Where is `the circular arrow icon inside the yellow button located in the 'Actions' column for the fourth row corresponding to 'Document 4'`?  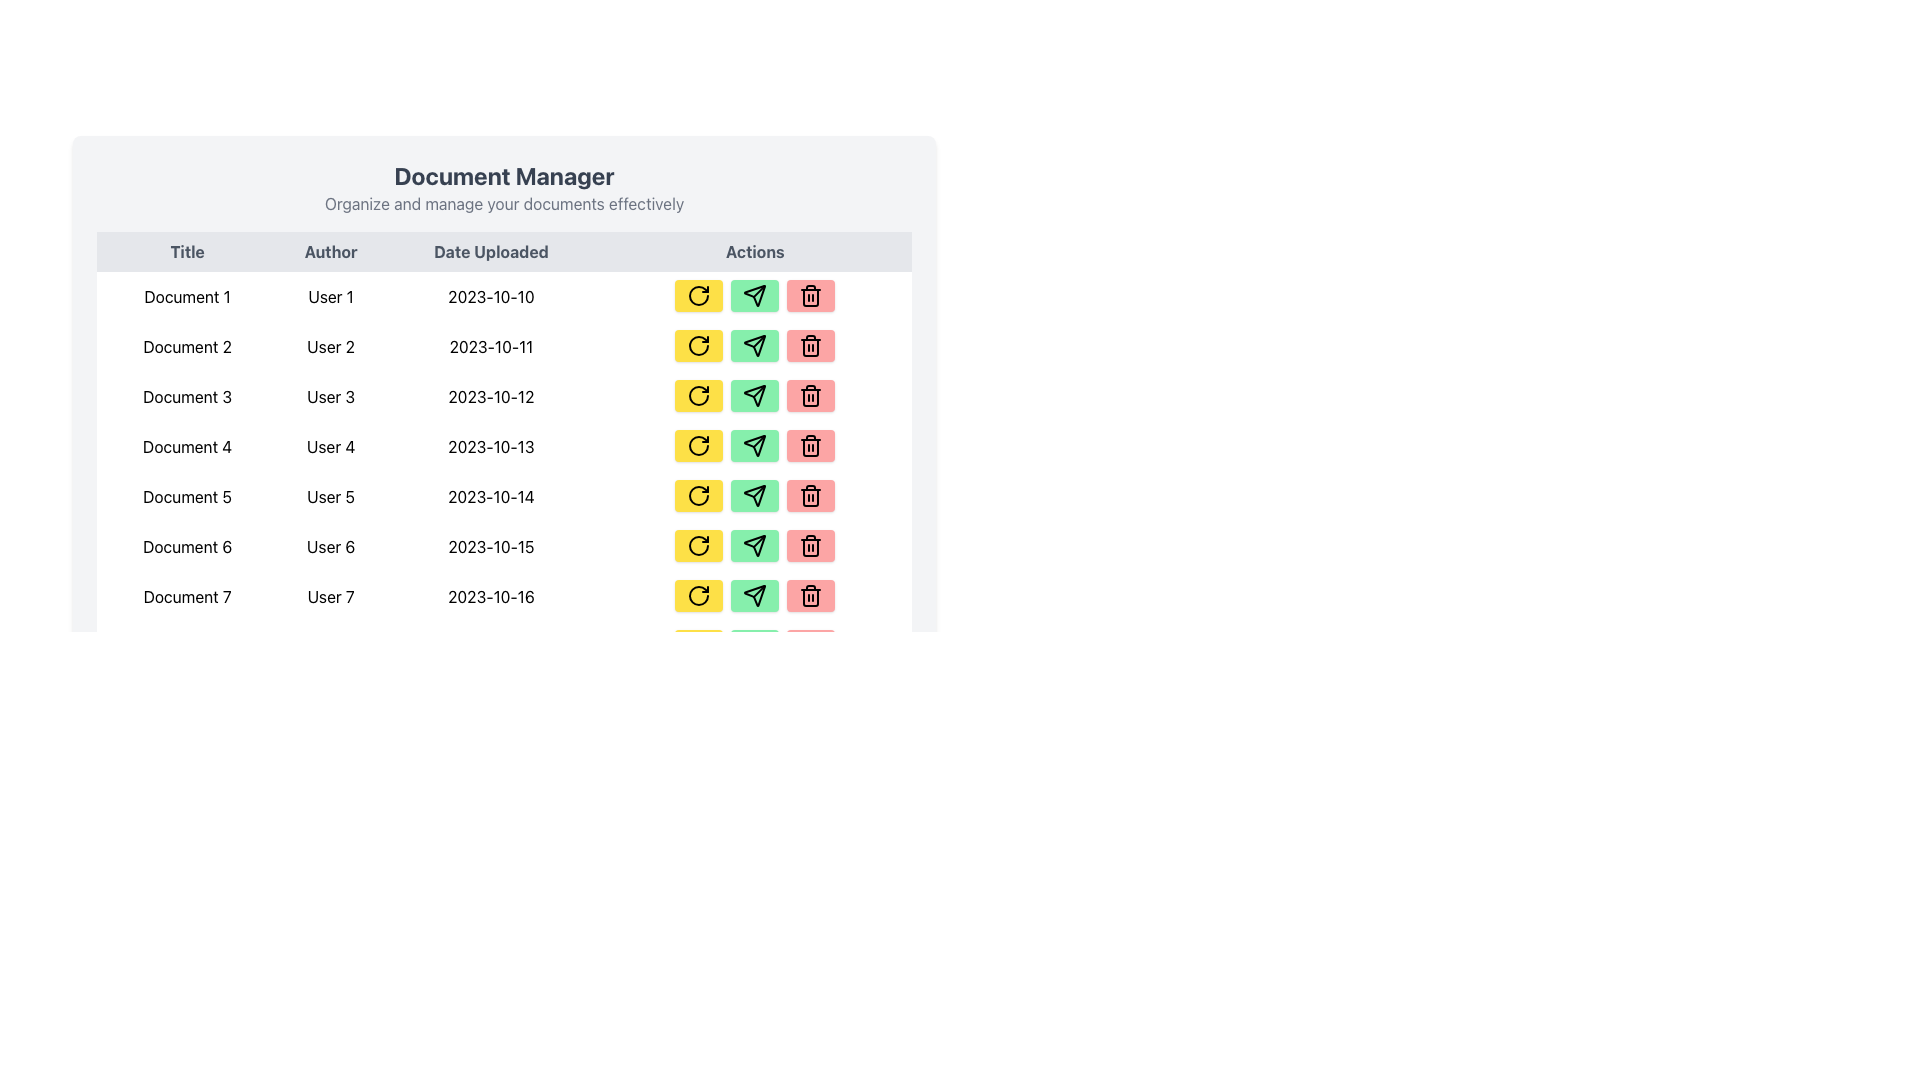 the circular arrow icon inside the yellow button located in the 'Actions' column for the fourth row corresponding to 'Document 4' is located at coordinates (699, 445).